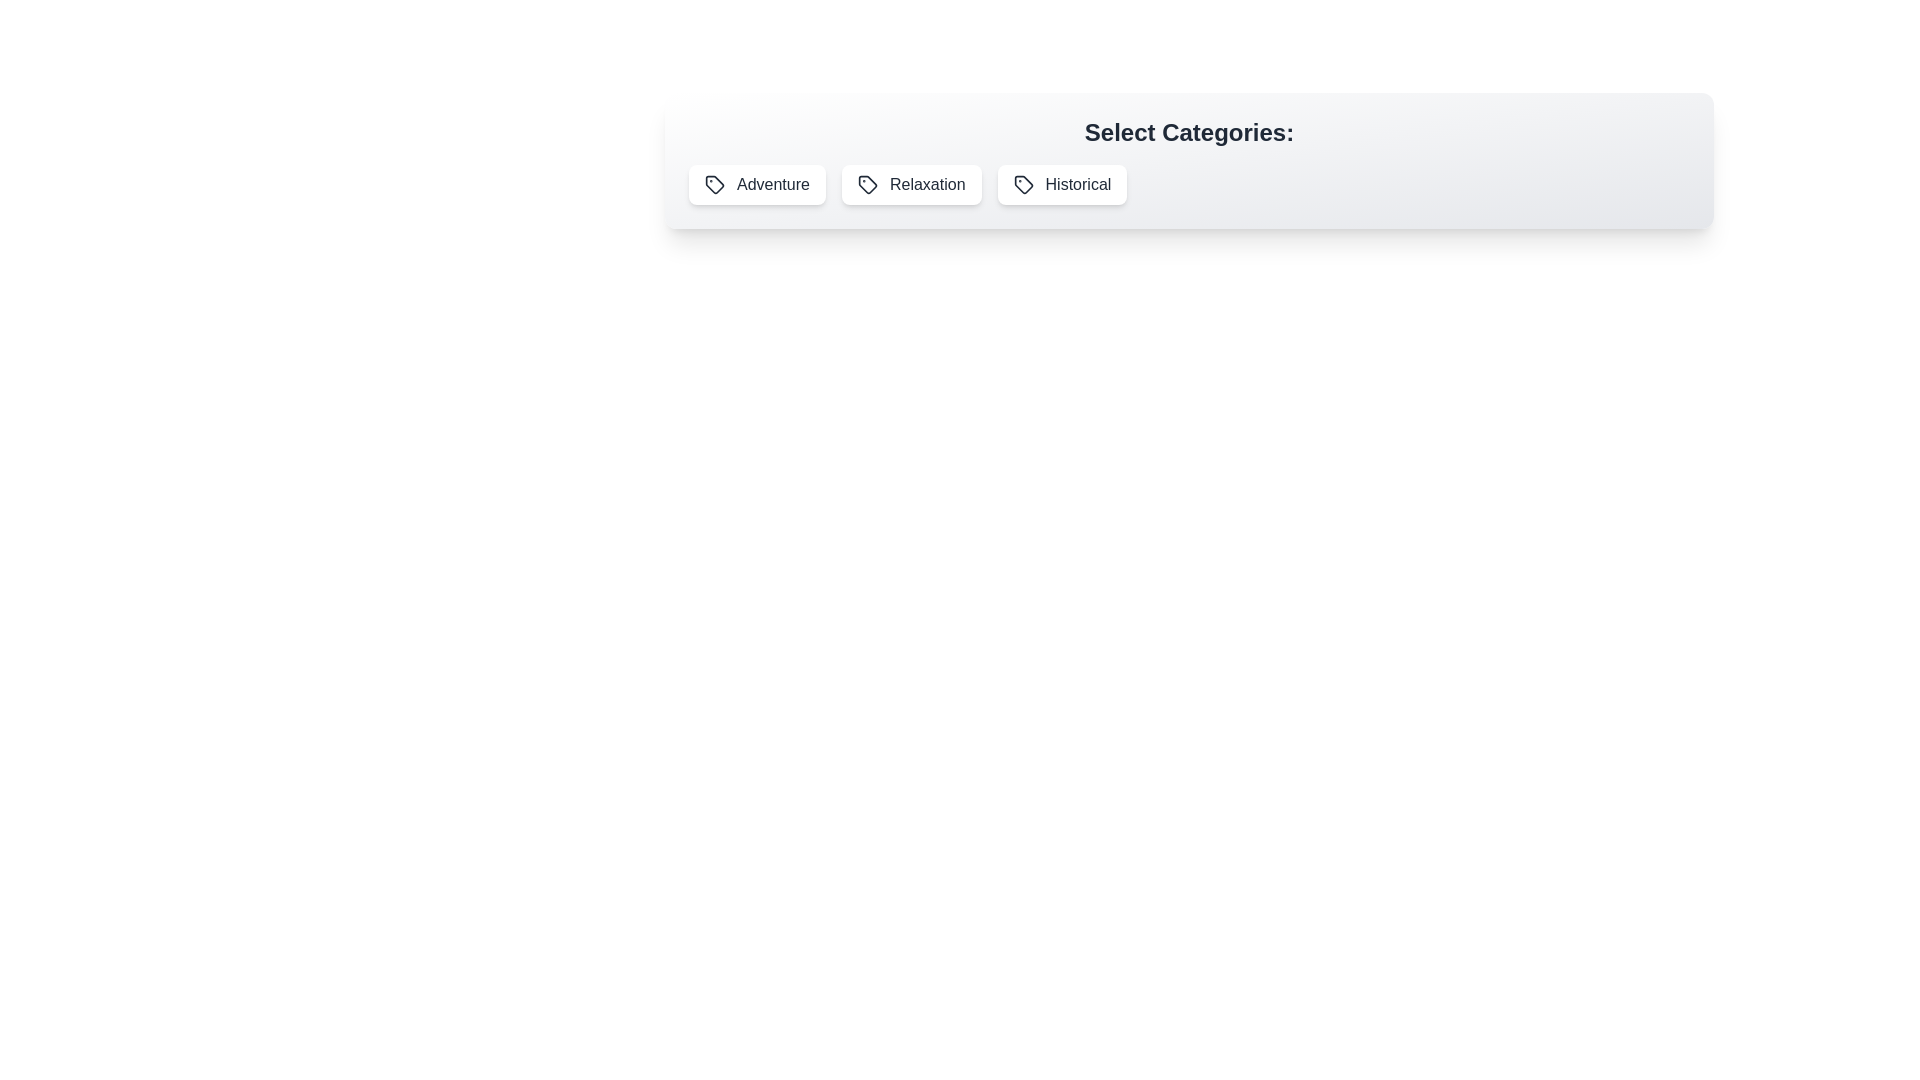 Image resolution: width=1920 pixels, height=1080 pixels. I want to click on the tag labeled Historical, so click(1060, 185).